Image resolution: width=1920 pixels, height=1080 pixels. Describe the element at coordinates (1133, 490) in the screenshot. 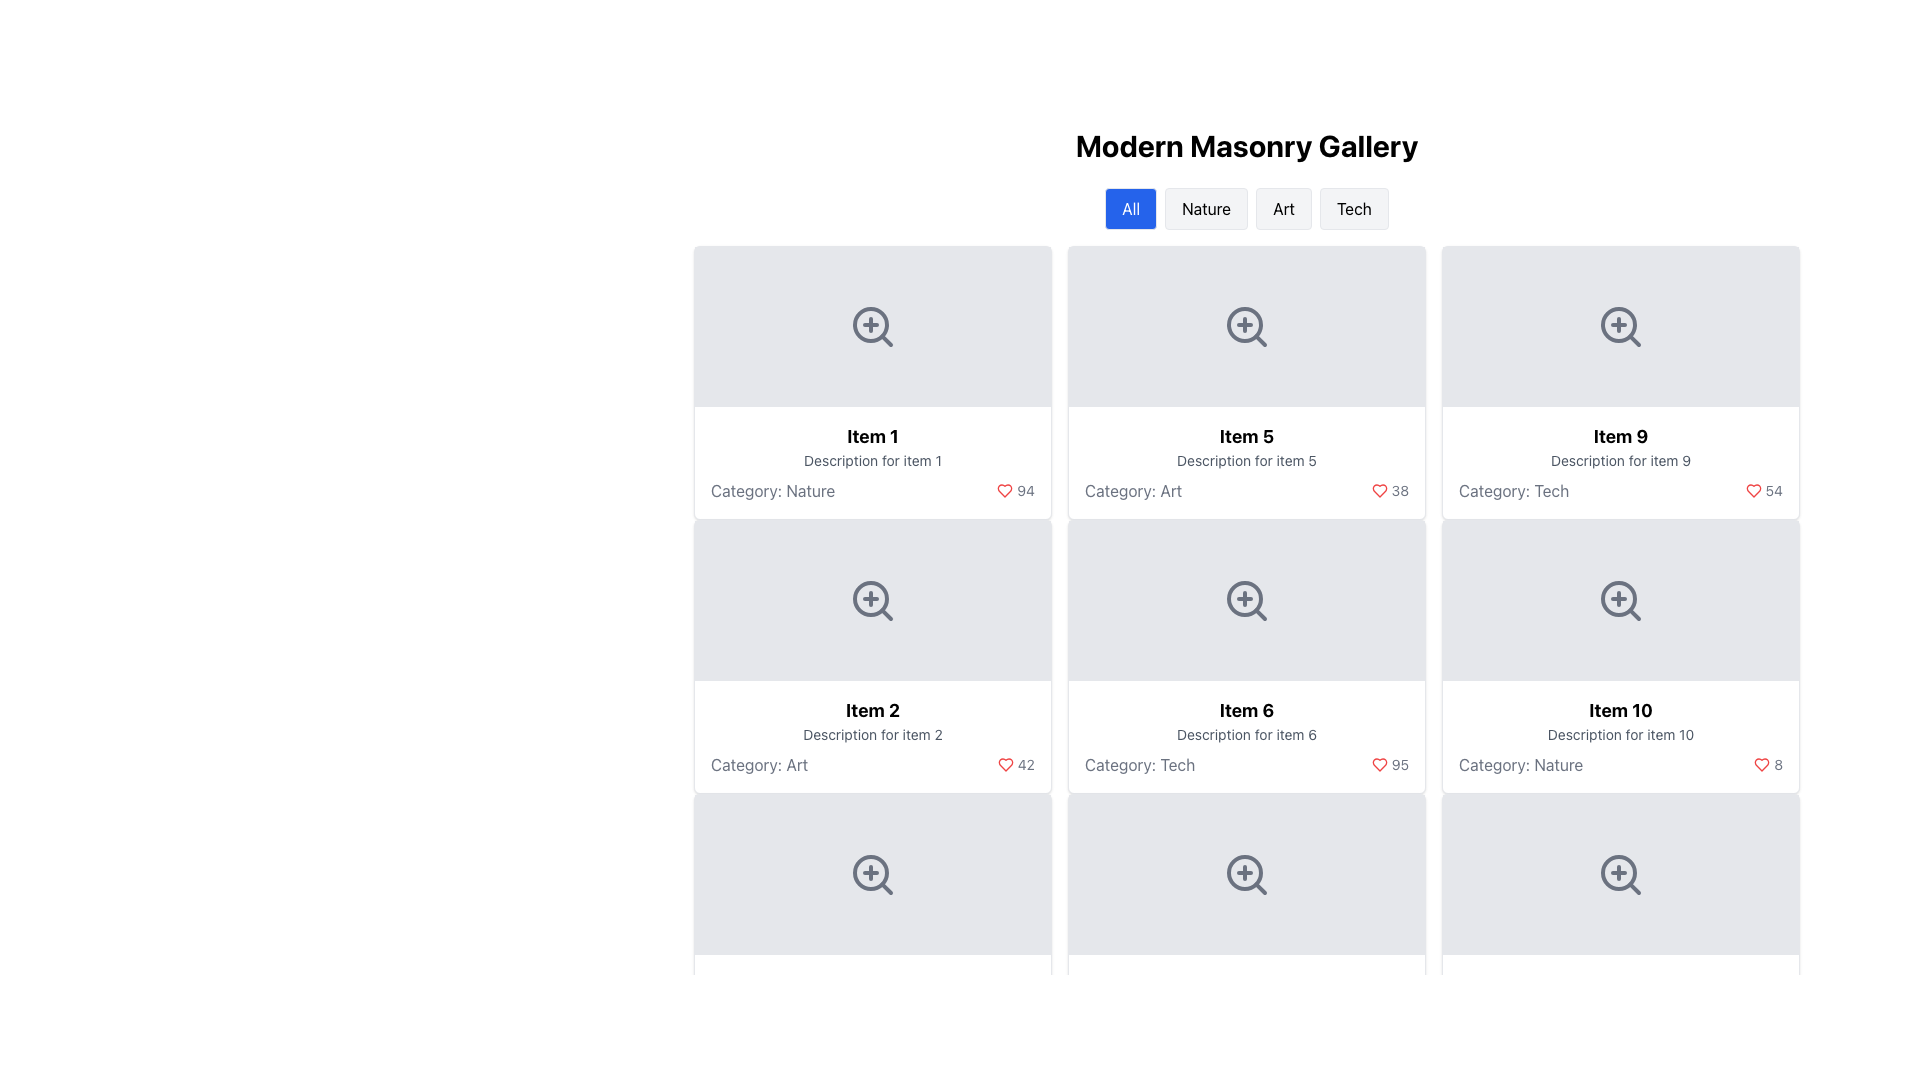

I see `the text label reading 'Category: Art' located beneath 'Item 5' in the UI, which is rendered in light gray color` at that location.